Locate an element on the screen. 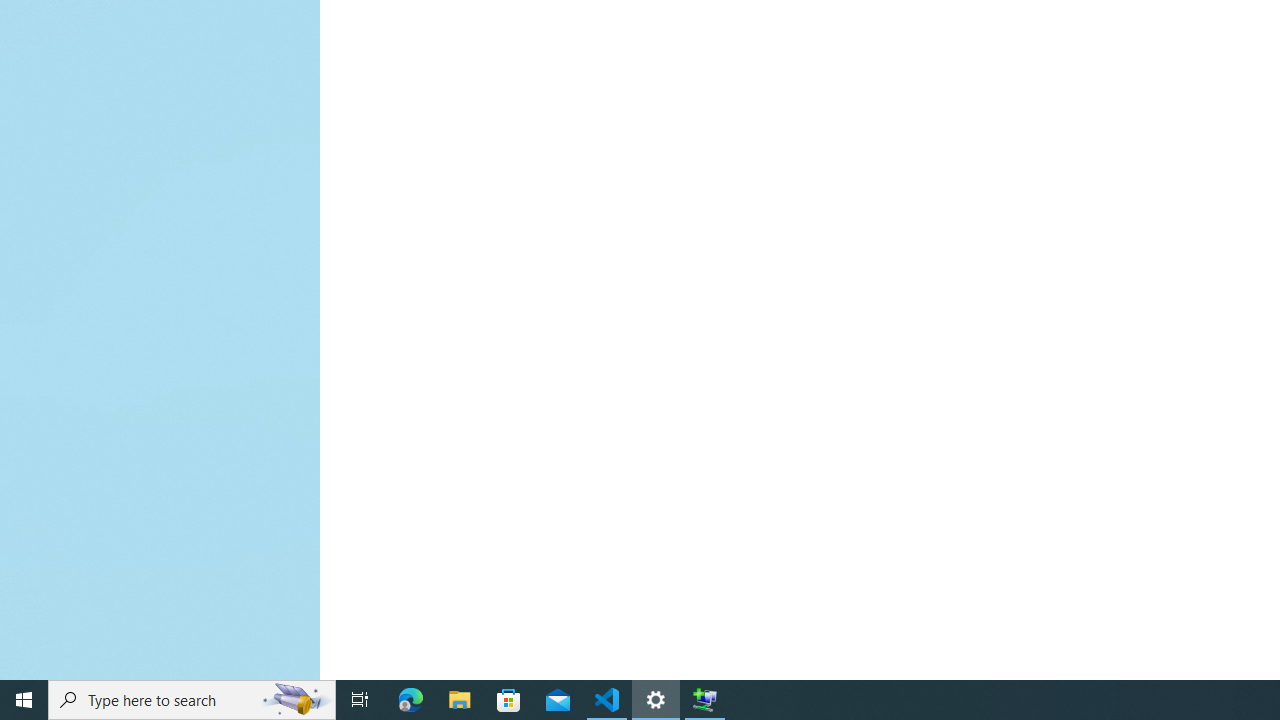  'Start' is located at coordinates (24, 698).